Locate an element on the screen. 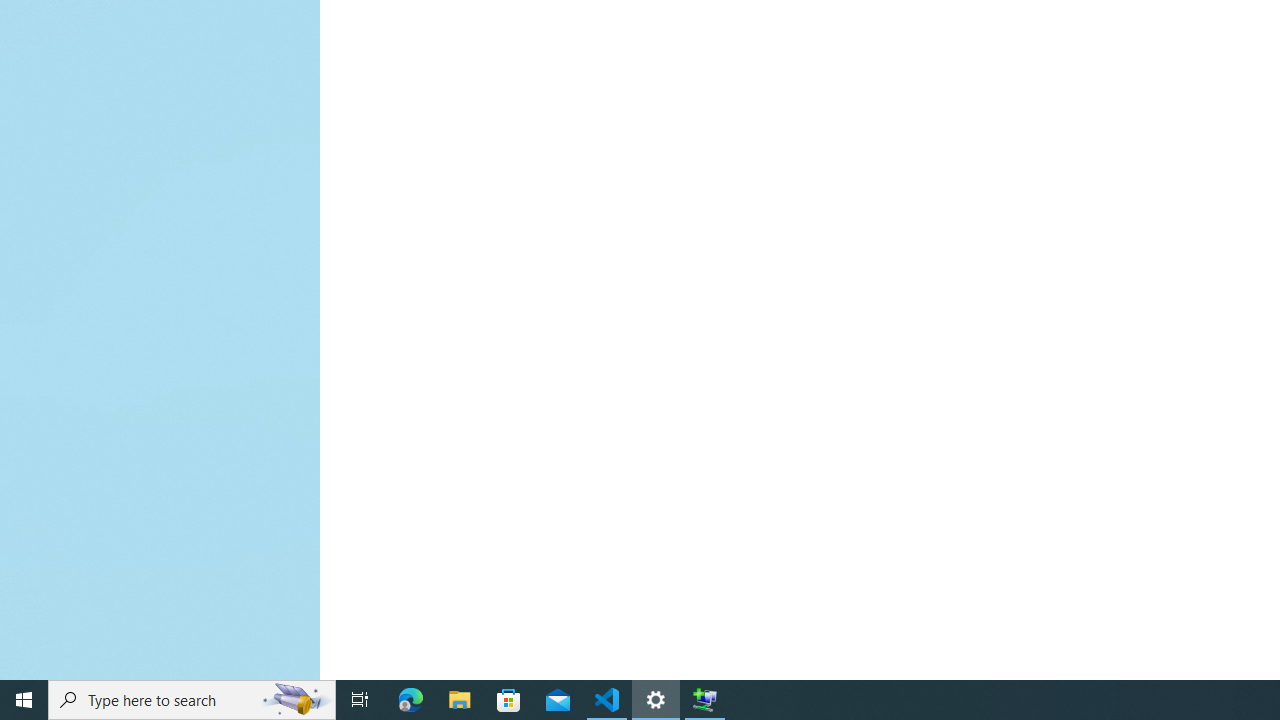  'Start' is located at coordinates (24, 698).